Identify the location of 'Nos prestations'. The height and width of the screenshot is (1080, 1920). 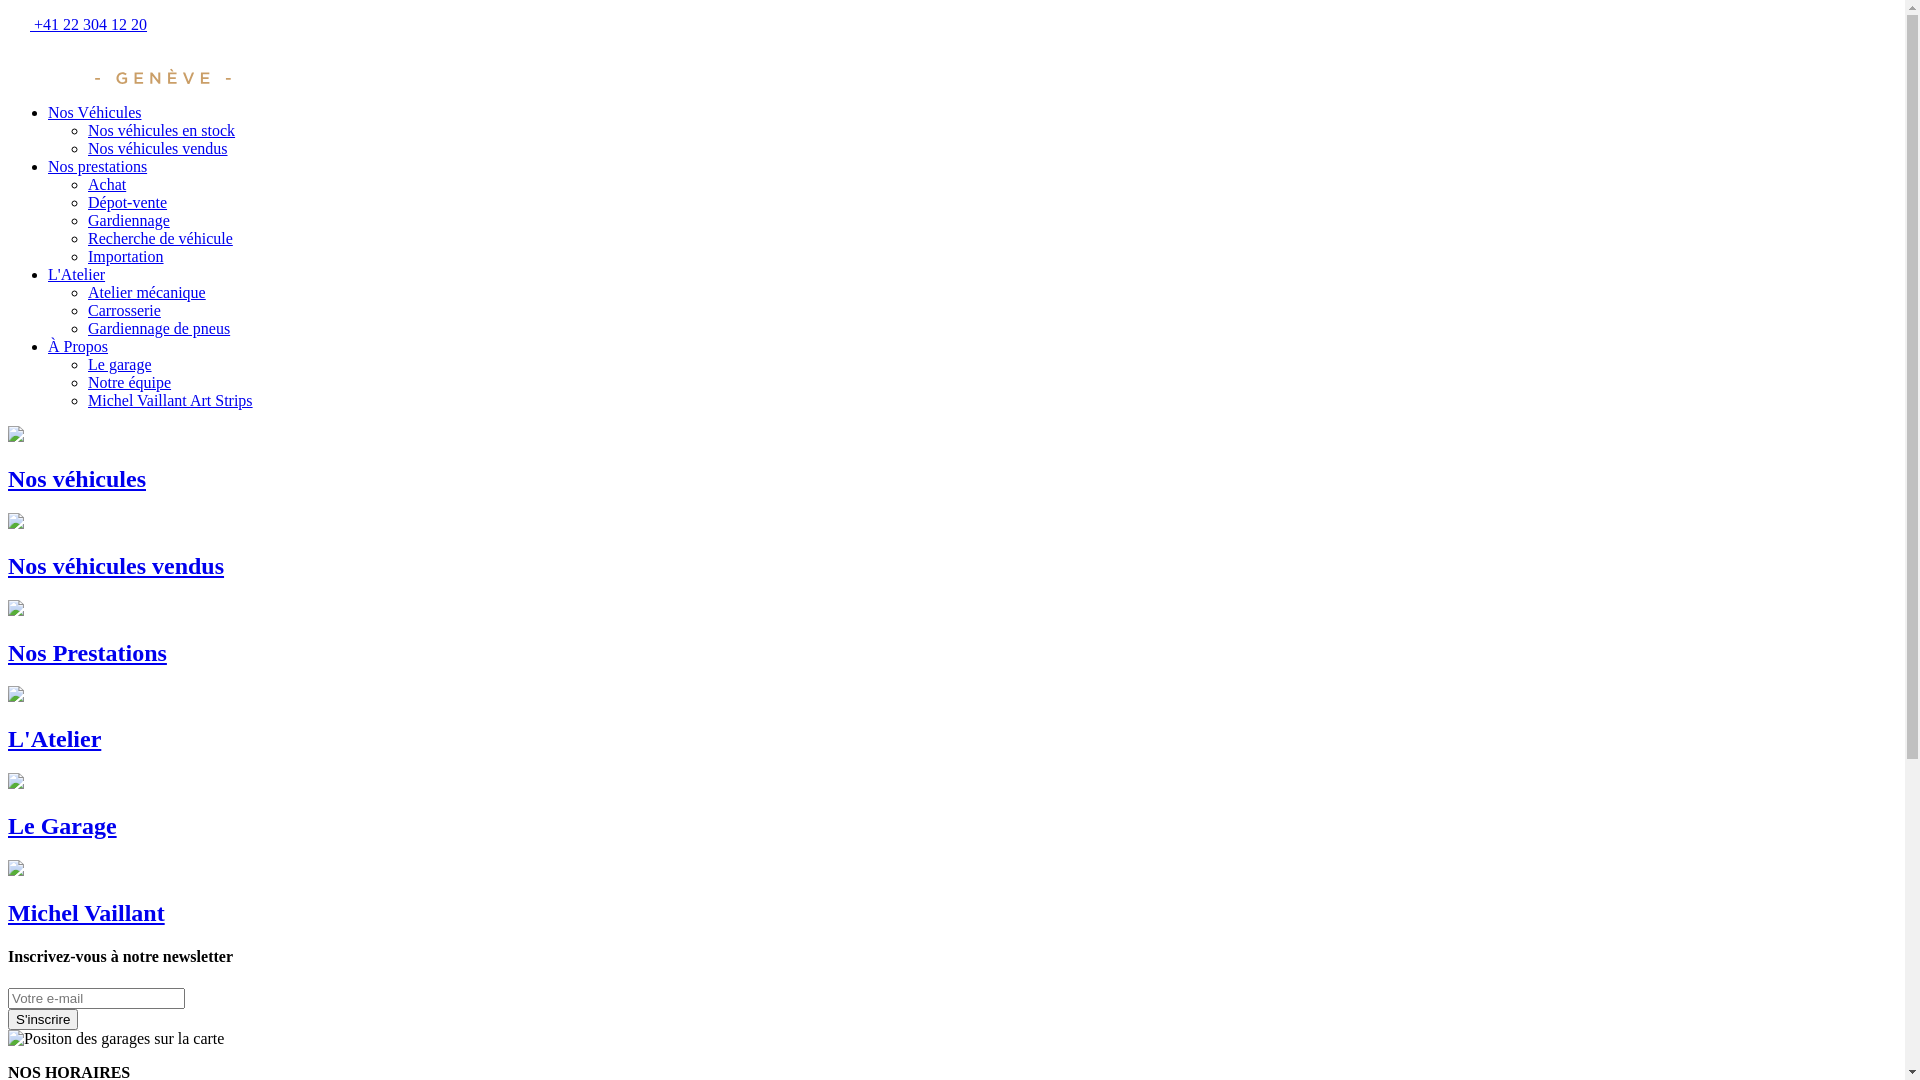
(96, 165).